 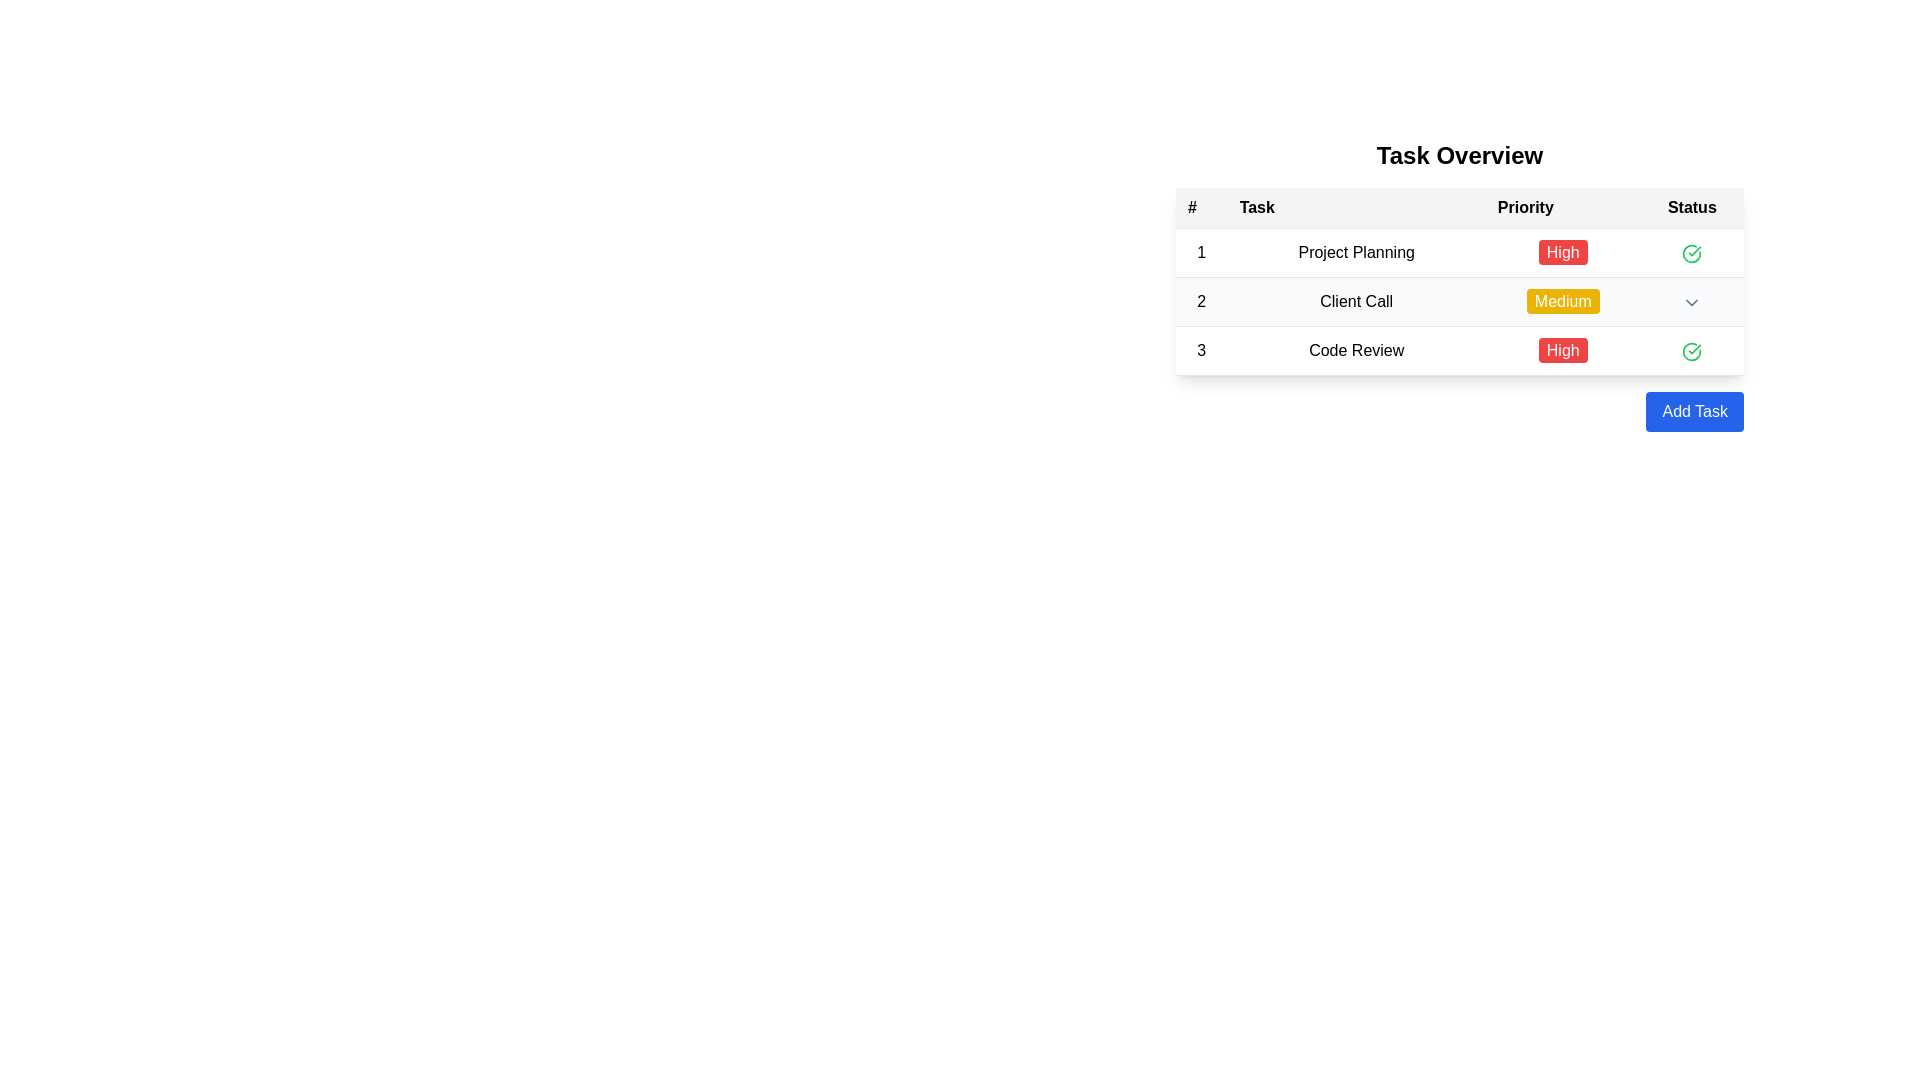 I want to click on the non-interactive priority level label located in the 'Priority' column of the row labeled '2' in the 'Task Overview' table, which is positioned to the right of the 'Client Call' column, so click(x=1562, y=301).